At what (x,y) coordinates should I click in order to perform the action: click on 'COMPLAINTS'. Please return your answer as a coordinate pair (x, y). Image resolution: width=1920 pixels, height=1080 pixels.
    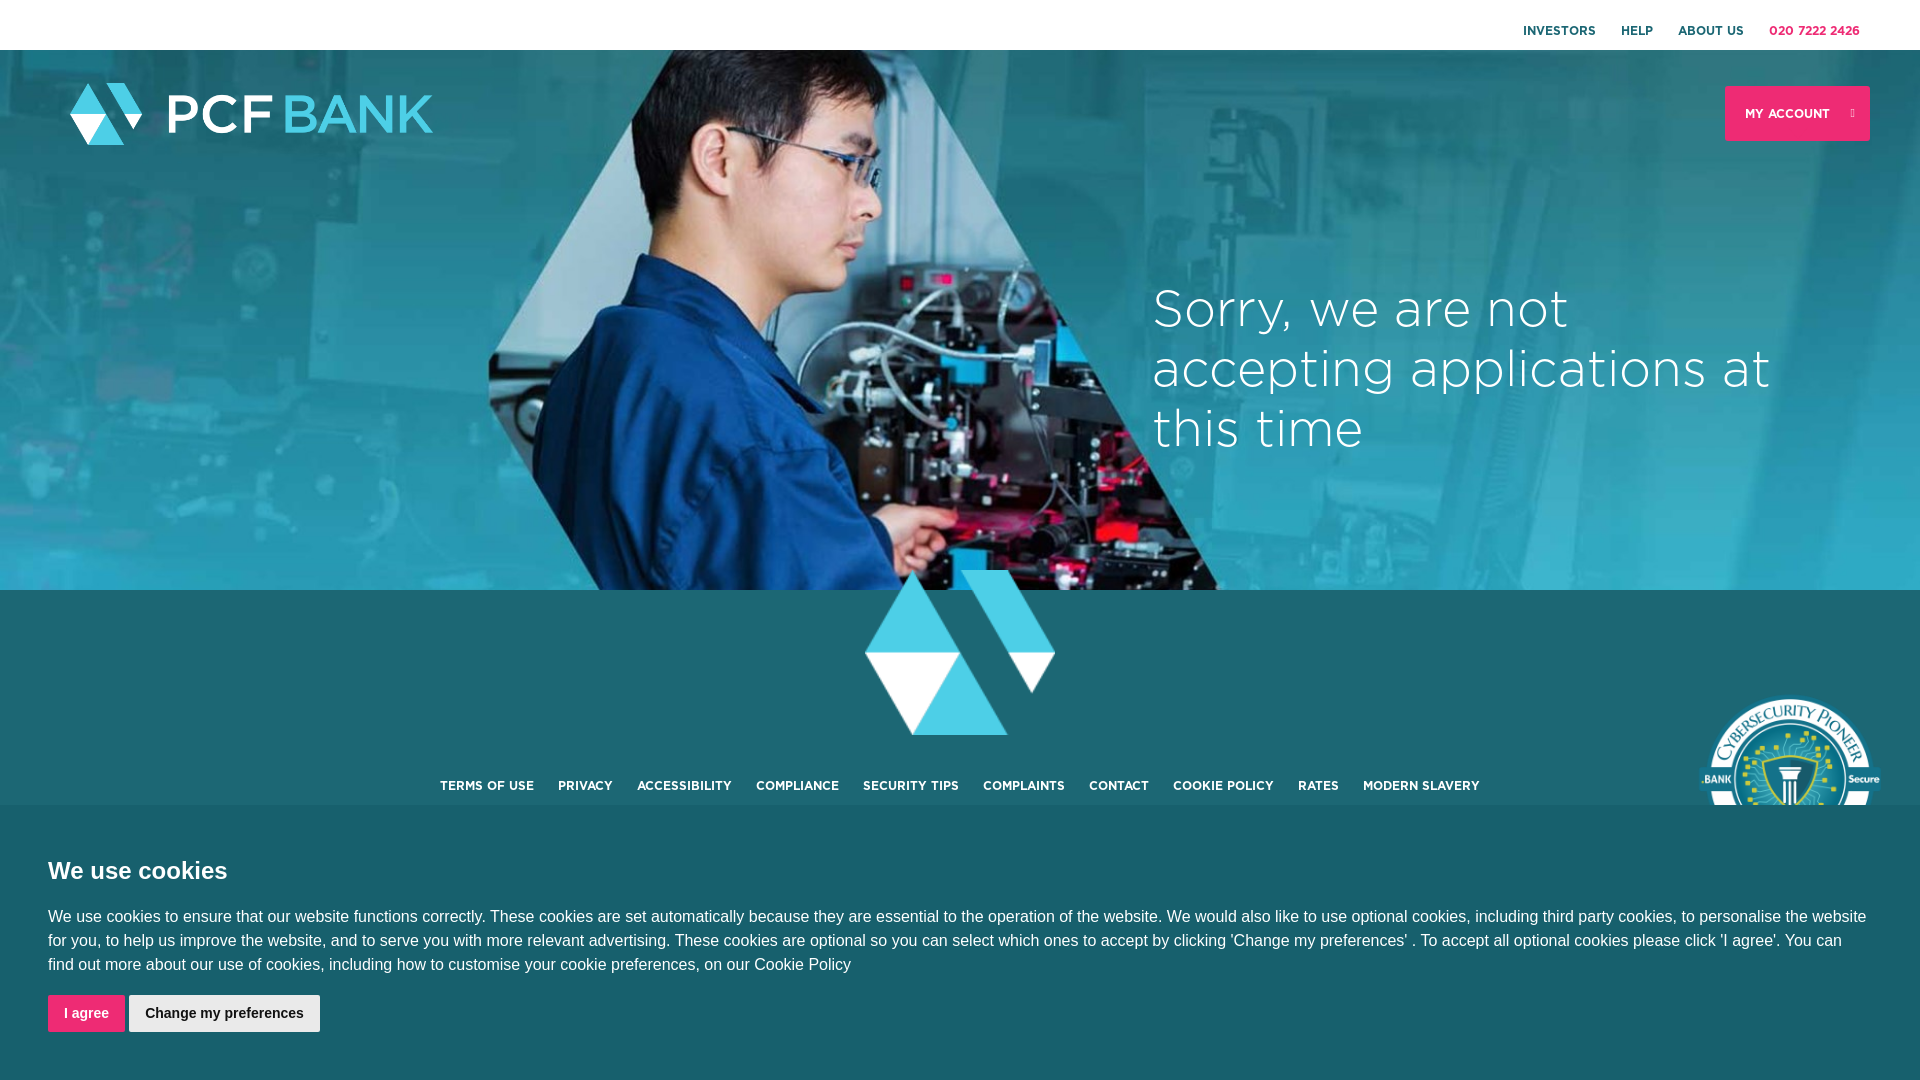
    Looking at the image, I should click on (983, 785).